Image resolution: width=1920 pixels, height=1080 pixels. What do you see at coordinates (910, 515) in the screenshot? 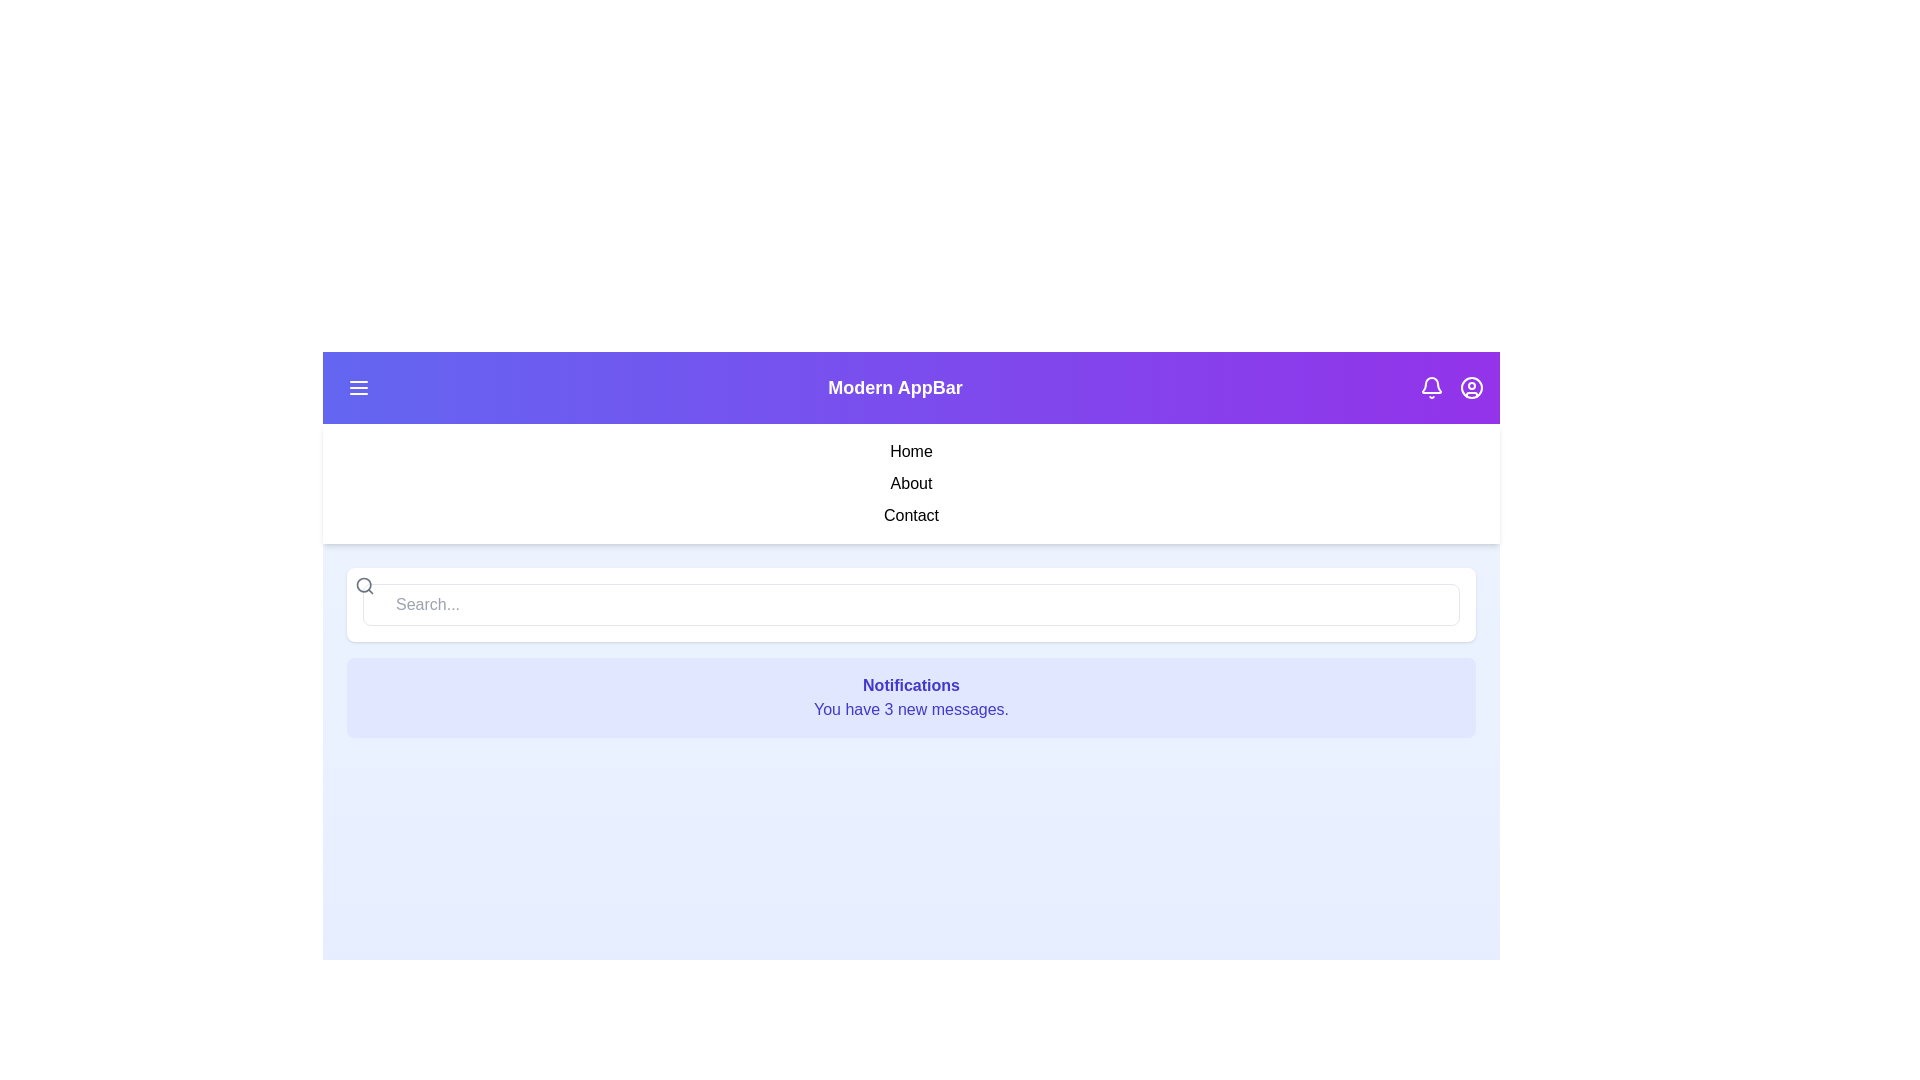
I see `the 'Contact' menu item in the sidebar to navigate to the 'Contact' section` at bounding box center [910, 515].